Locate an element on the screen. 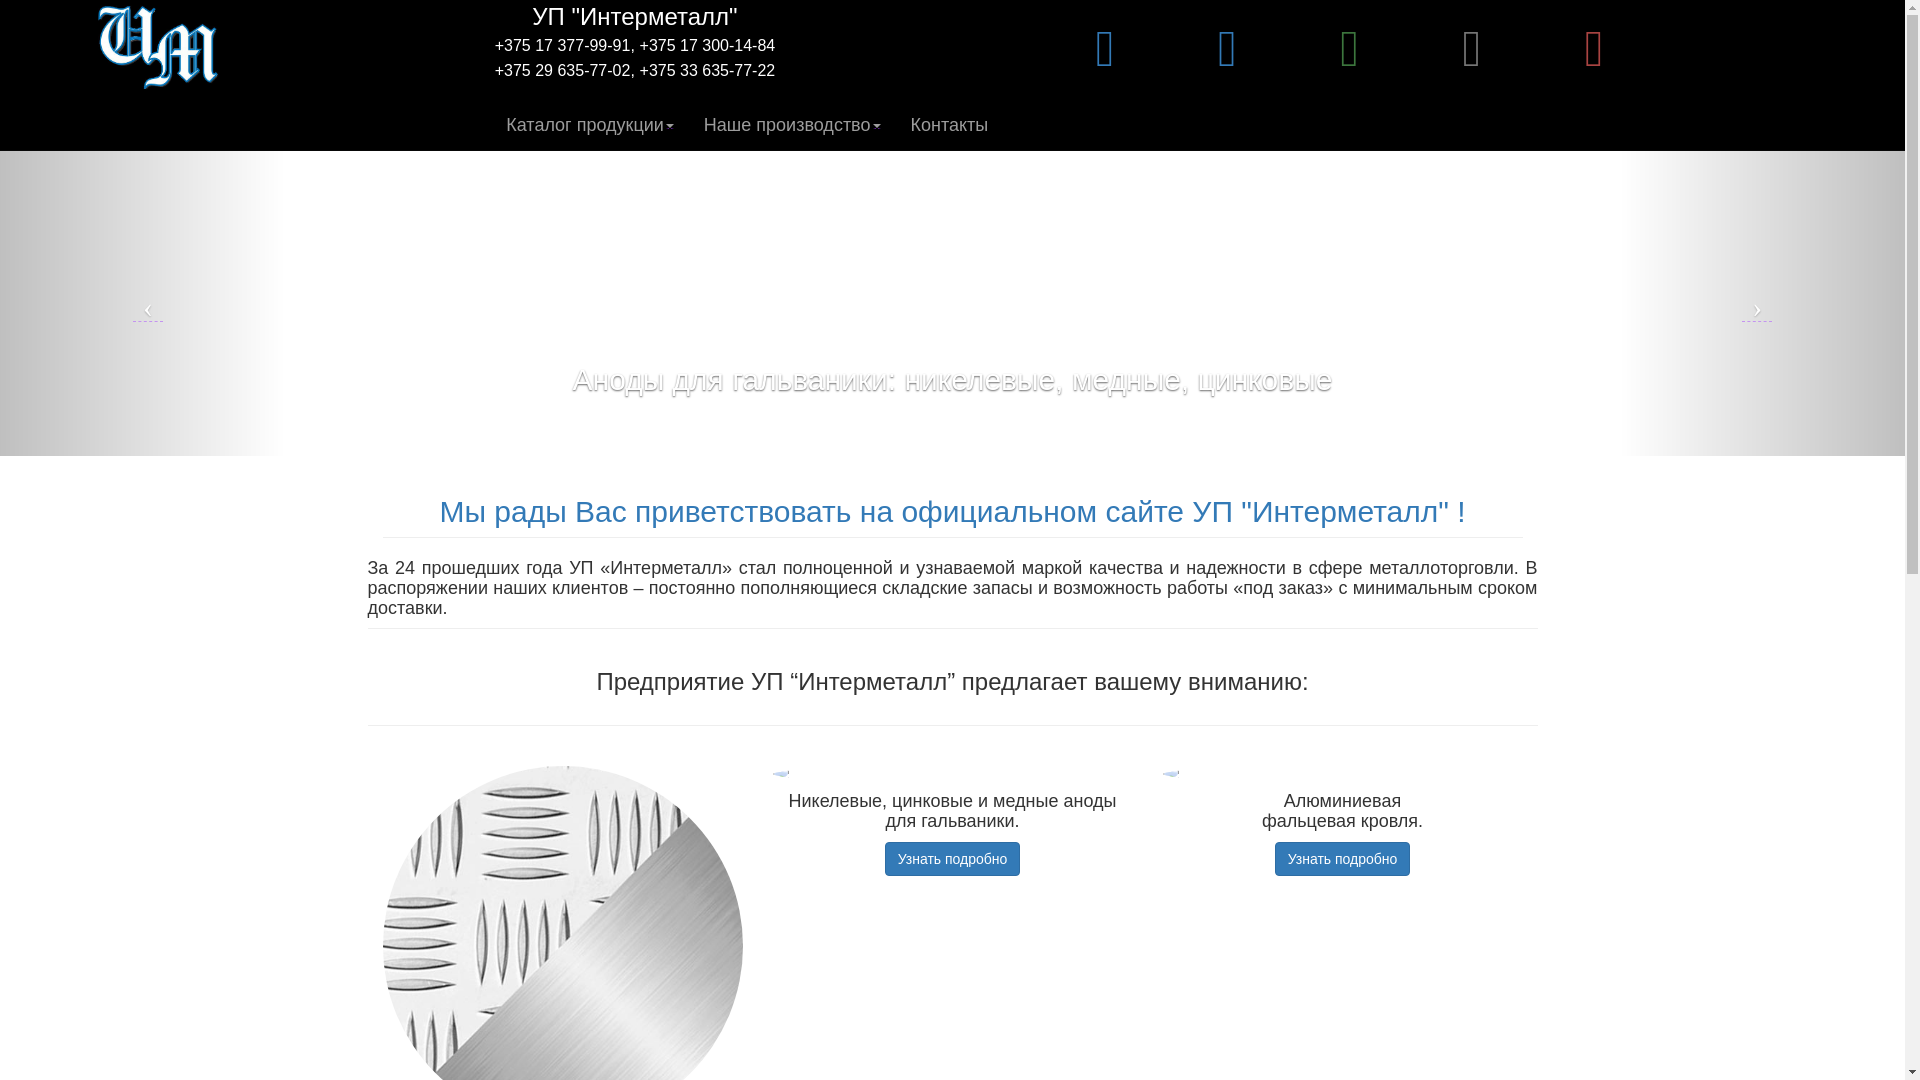 Image resolution: width=1920 pixels, height=1080 pixels. '+375 33 635-77-22' is located at coordinates (638, 69).